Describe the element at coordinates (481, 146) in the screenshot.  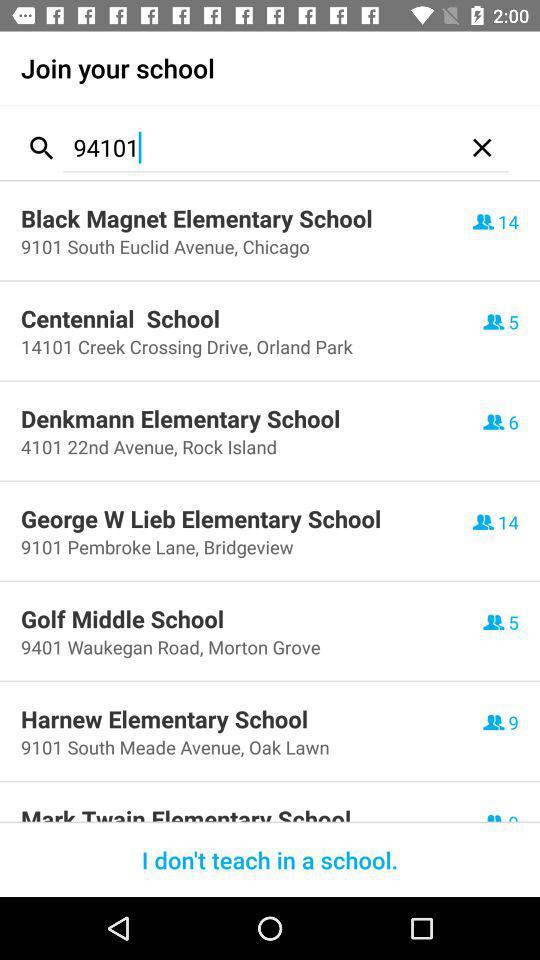
I see `the close icon` at that location.